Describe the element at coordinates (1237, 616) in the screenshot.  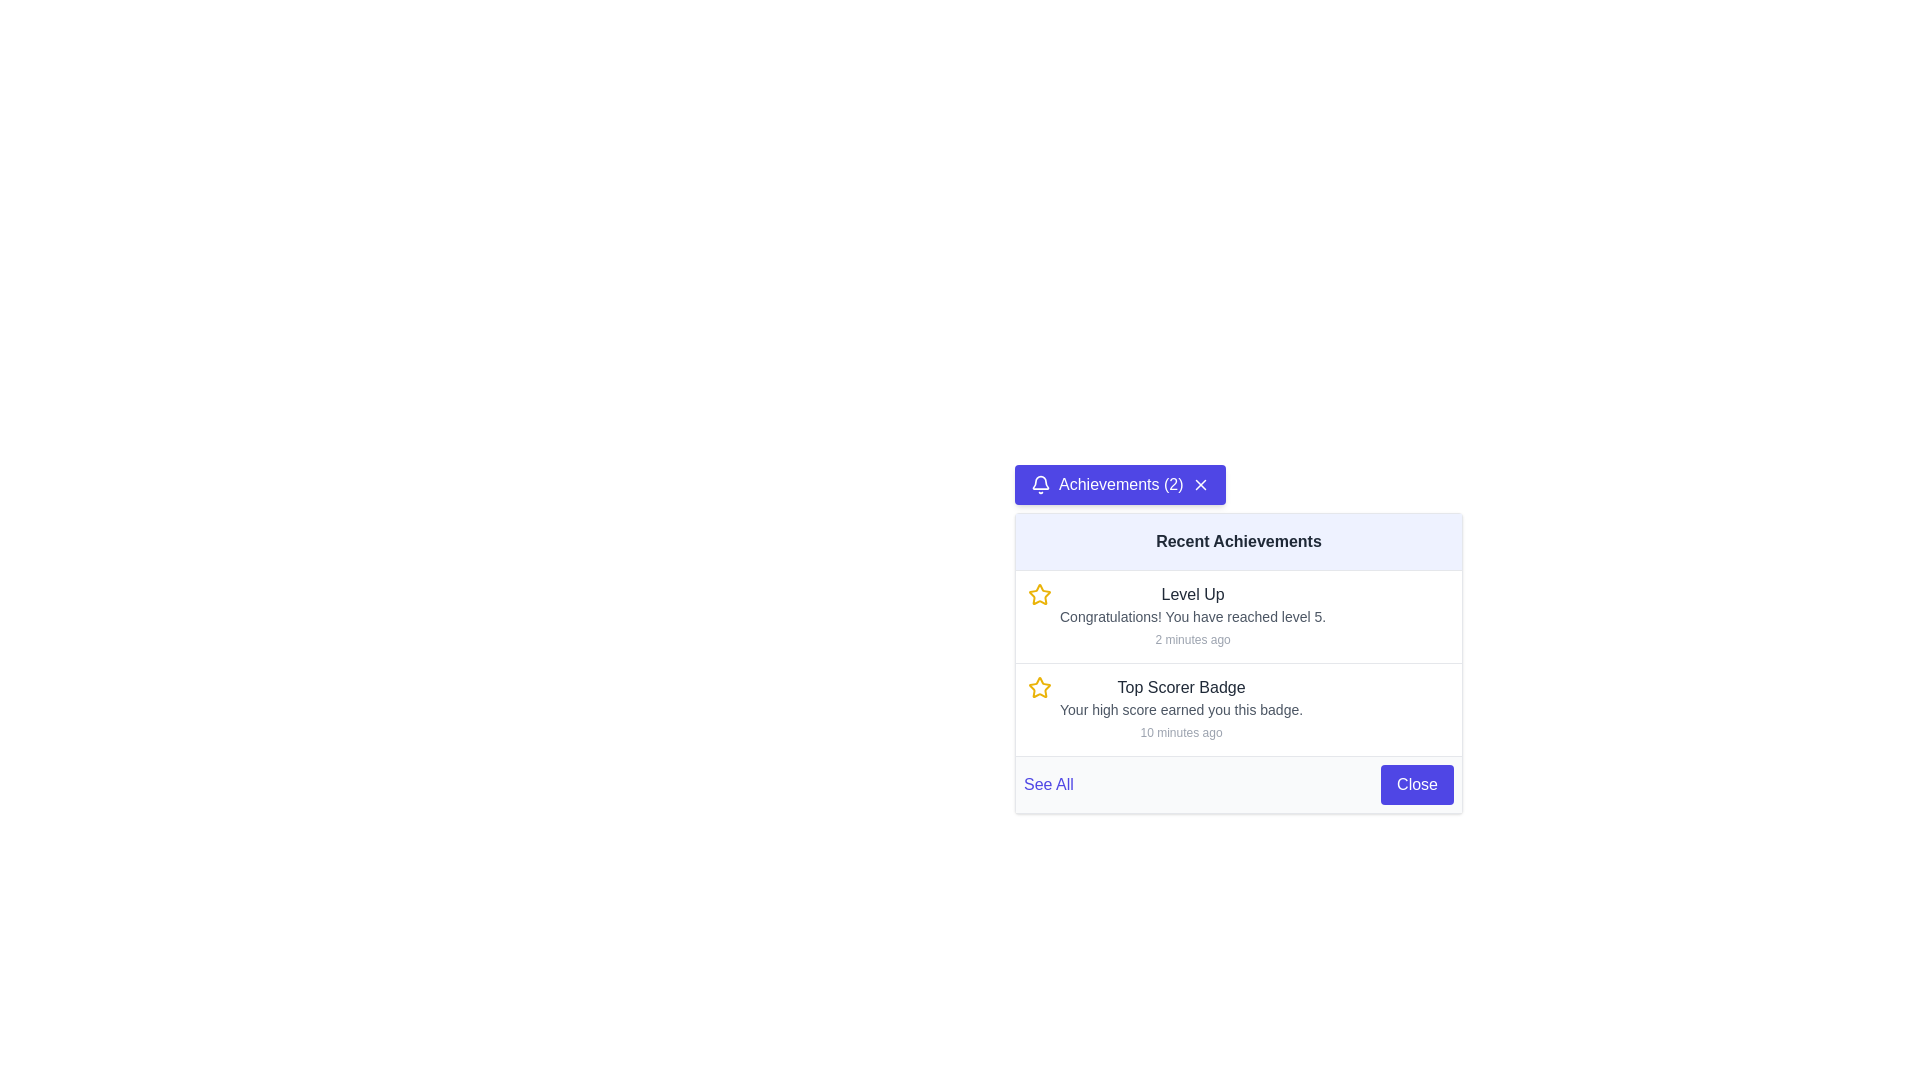
I see `information displayed in the first notification item, which includes a star icon, the text 'Level Up', and the congratulatory message about reaching level 5` at that location.